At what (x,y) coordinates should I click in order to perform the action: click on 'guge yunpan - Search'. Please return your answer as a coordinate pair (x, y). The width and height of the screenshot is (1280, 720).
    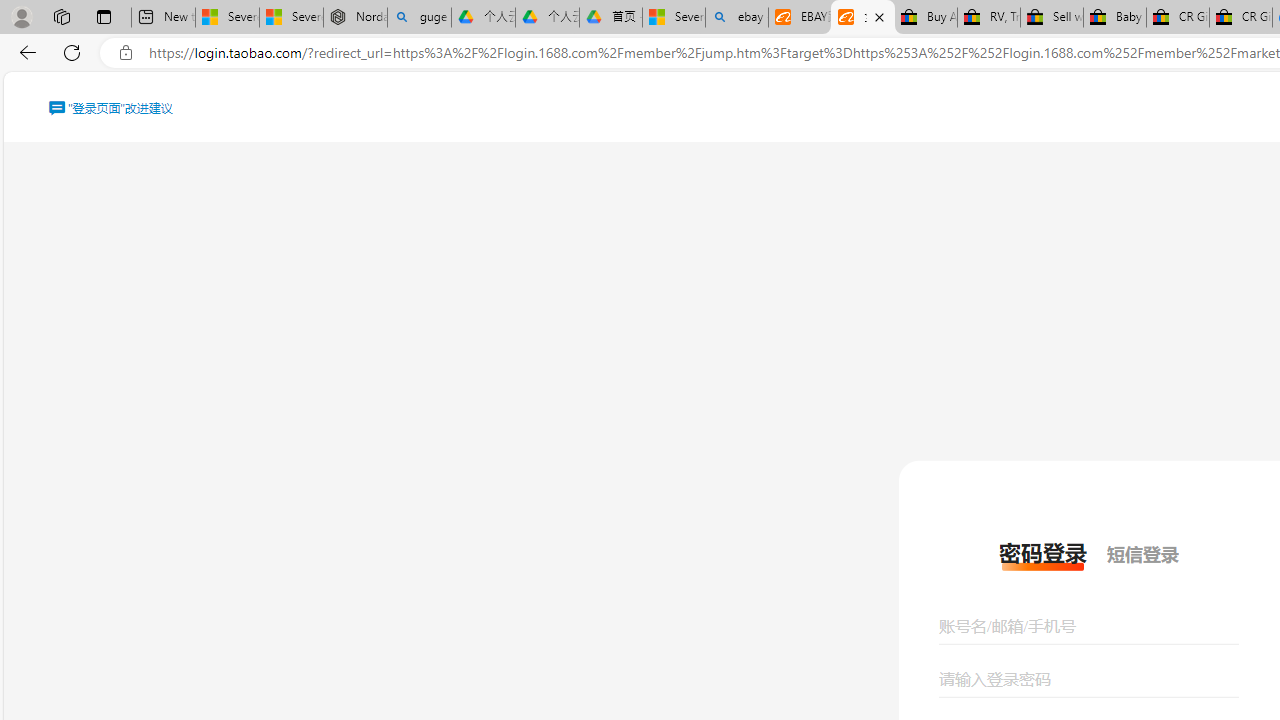
    Looking at the image, I should click on (418, 17).